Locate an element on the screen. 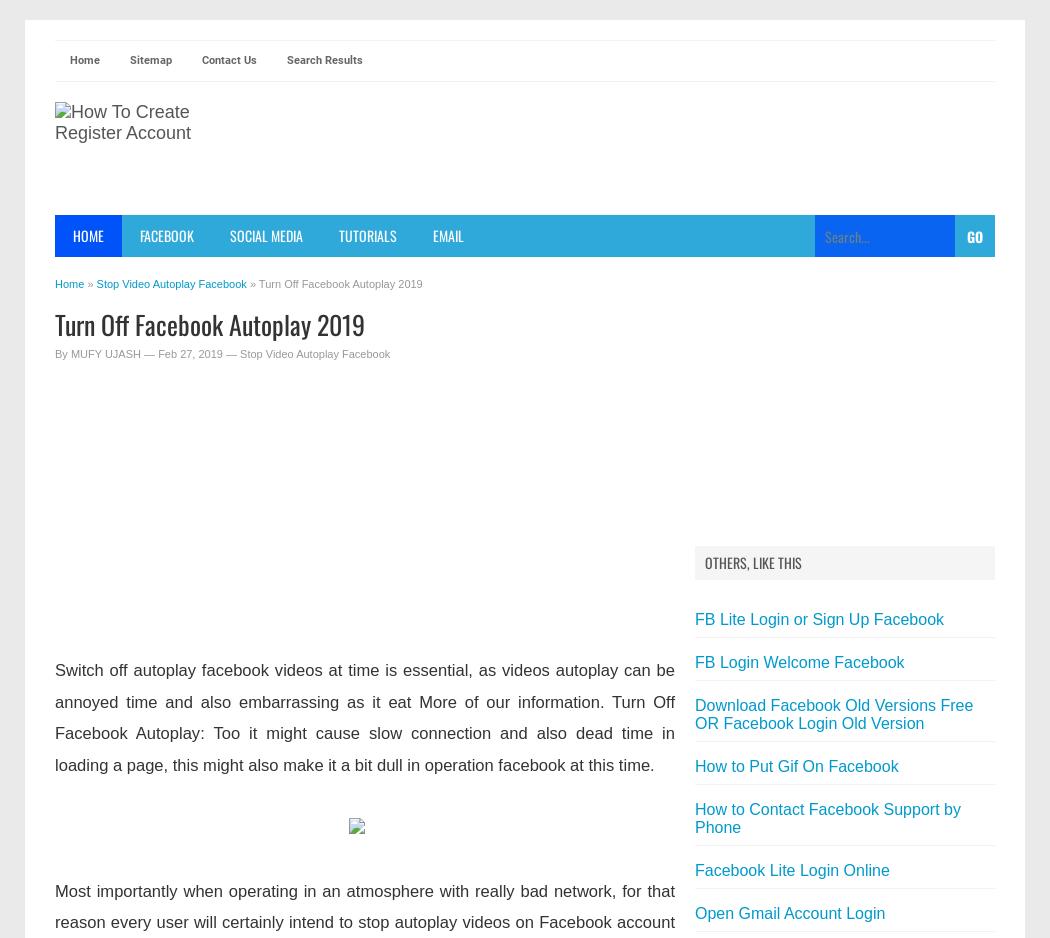 The image size is (1050, 938). 'By' is located at coordinates (61, 354).